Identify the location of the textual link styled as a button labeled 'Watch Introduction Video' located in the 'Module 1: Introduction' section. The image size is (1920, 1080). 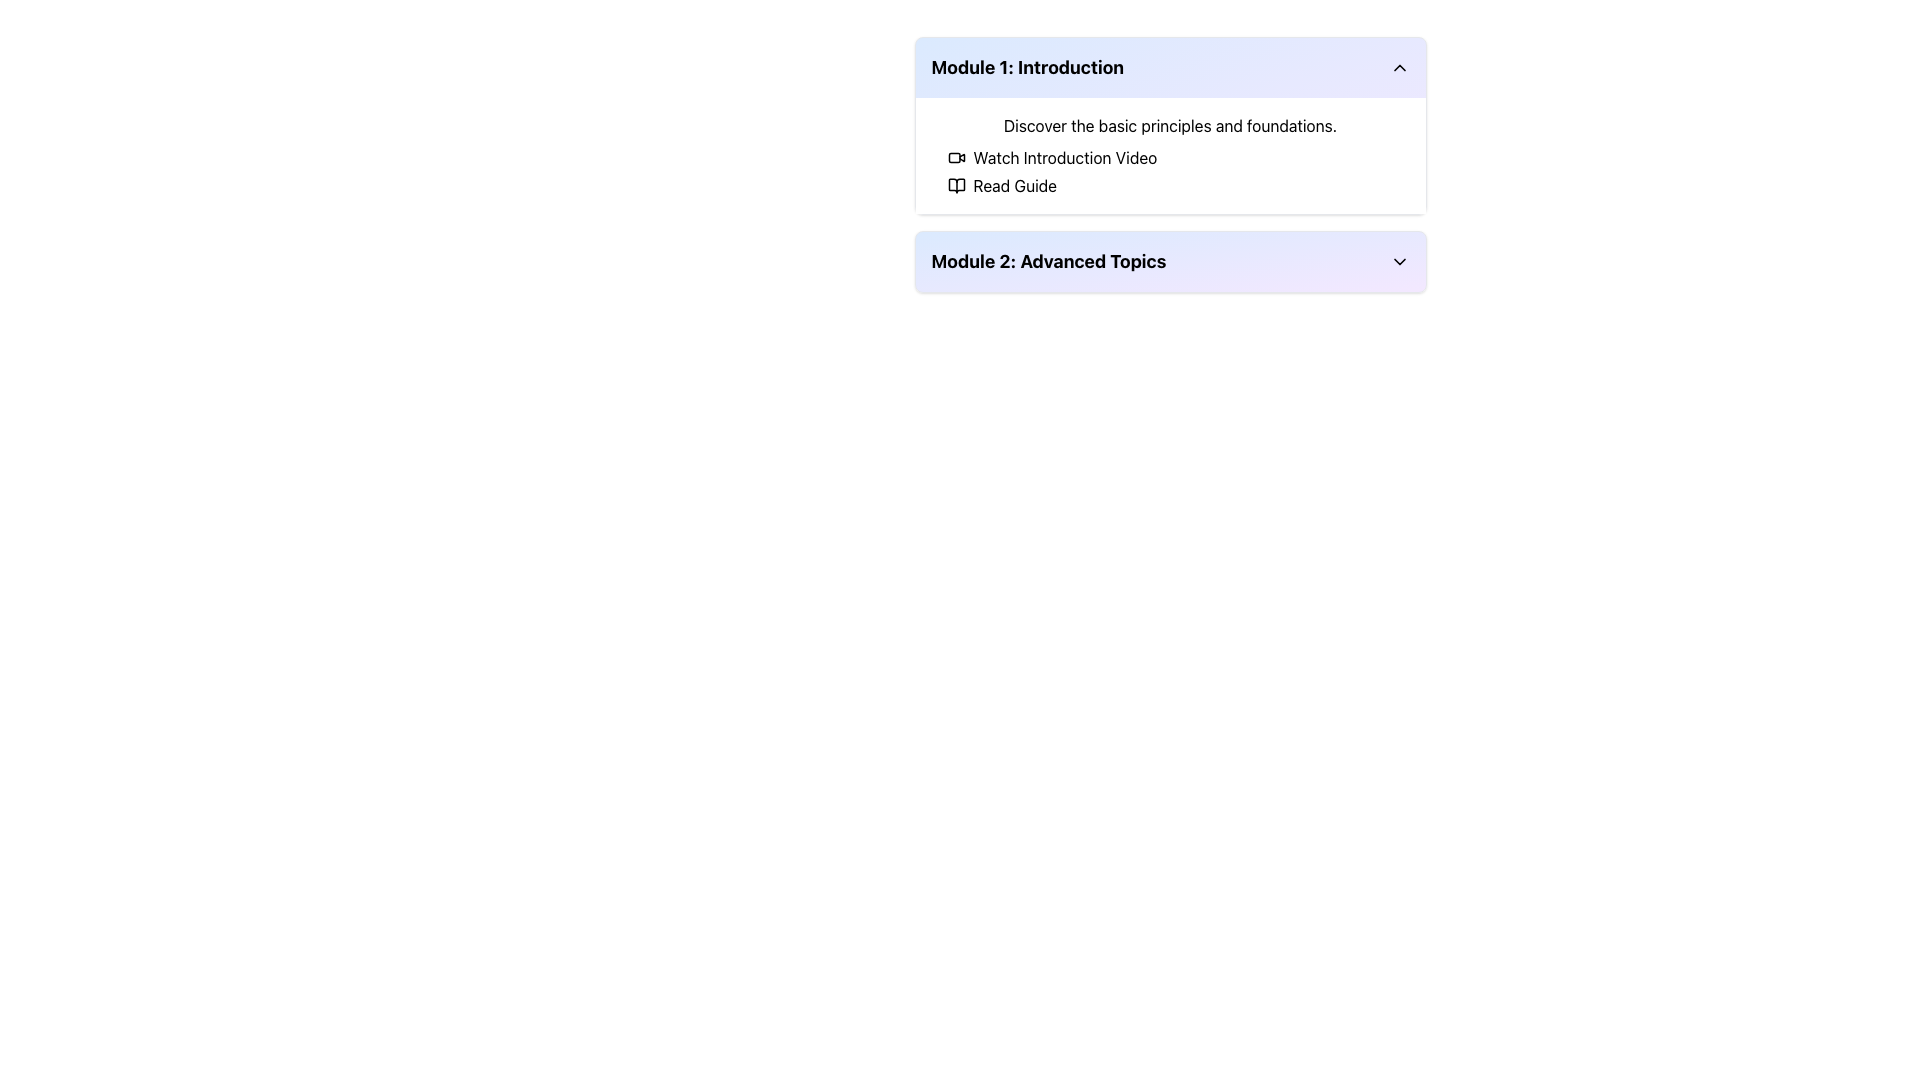
(1064, 157).